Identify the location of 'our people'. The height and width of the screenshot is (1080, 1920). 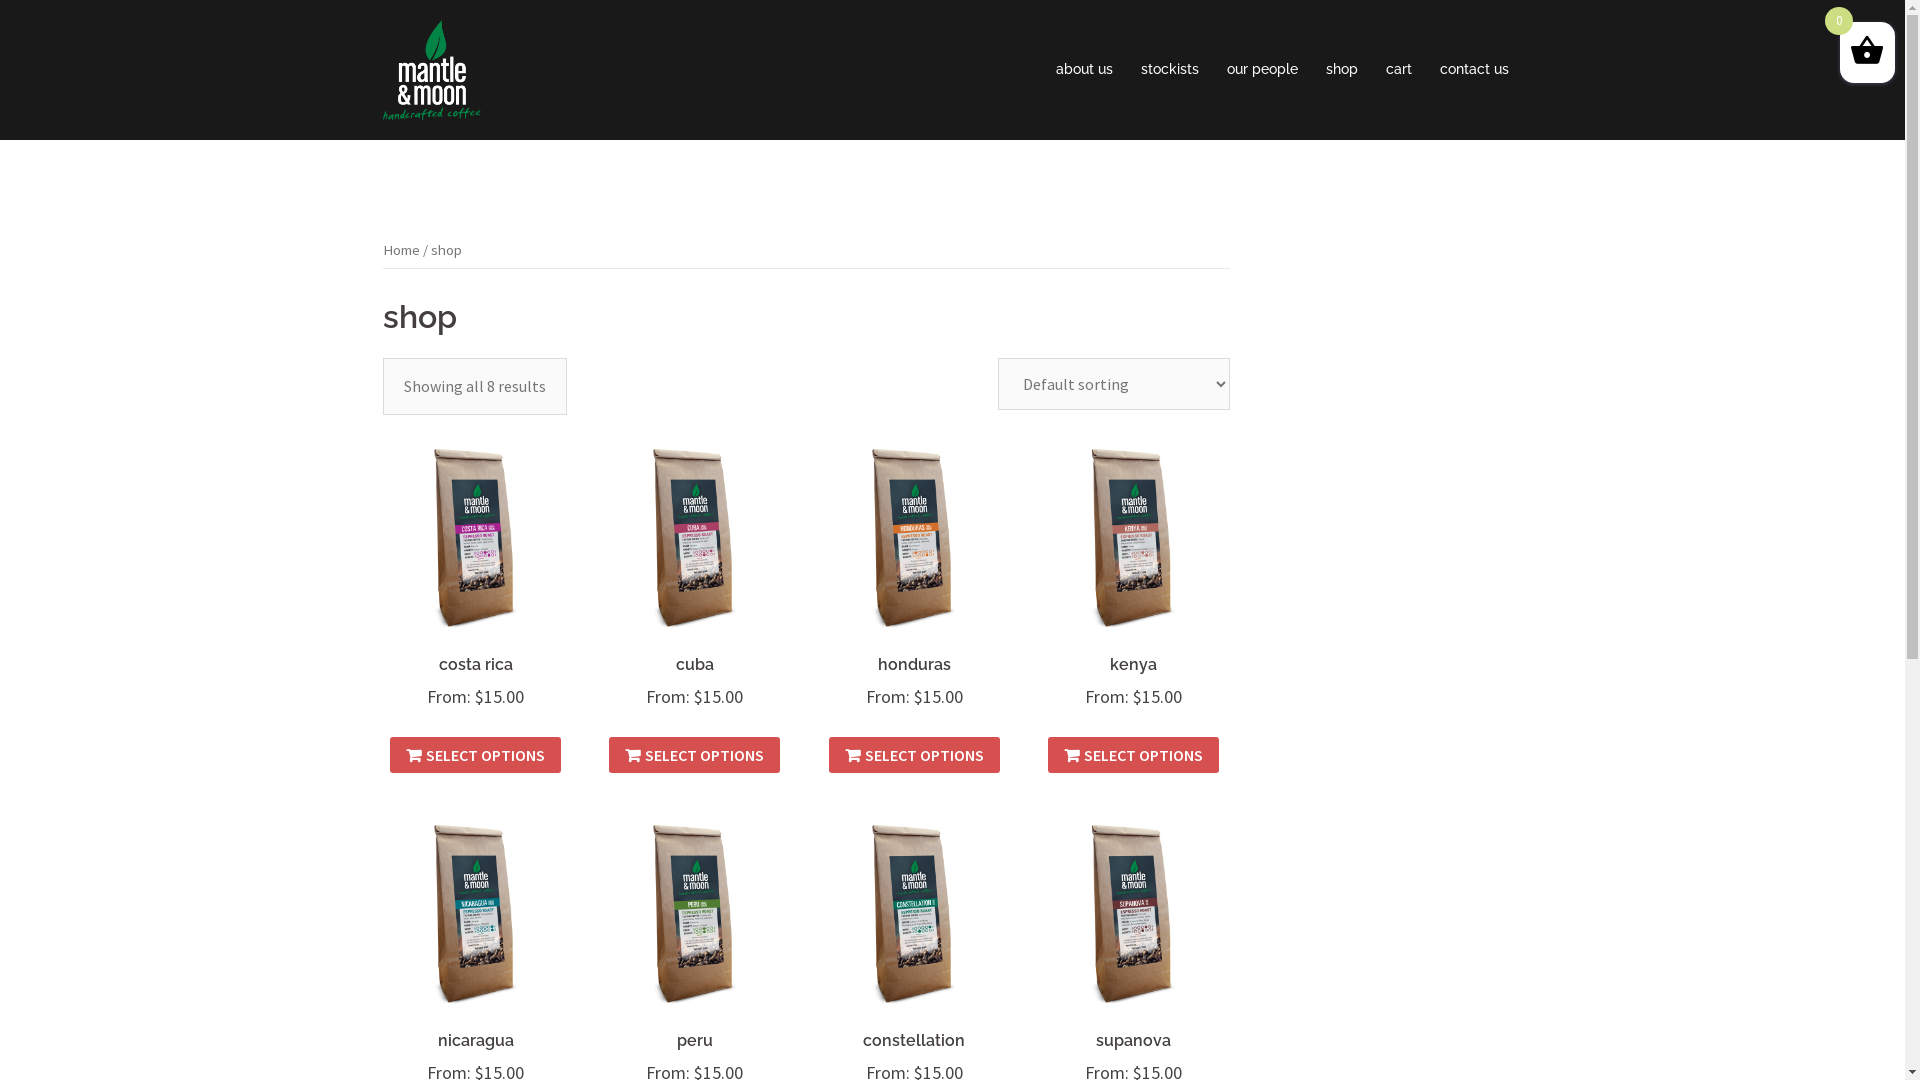
(1260, 68).